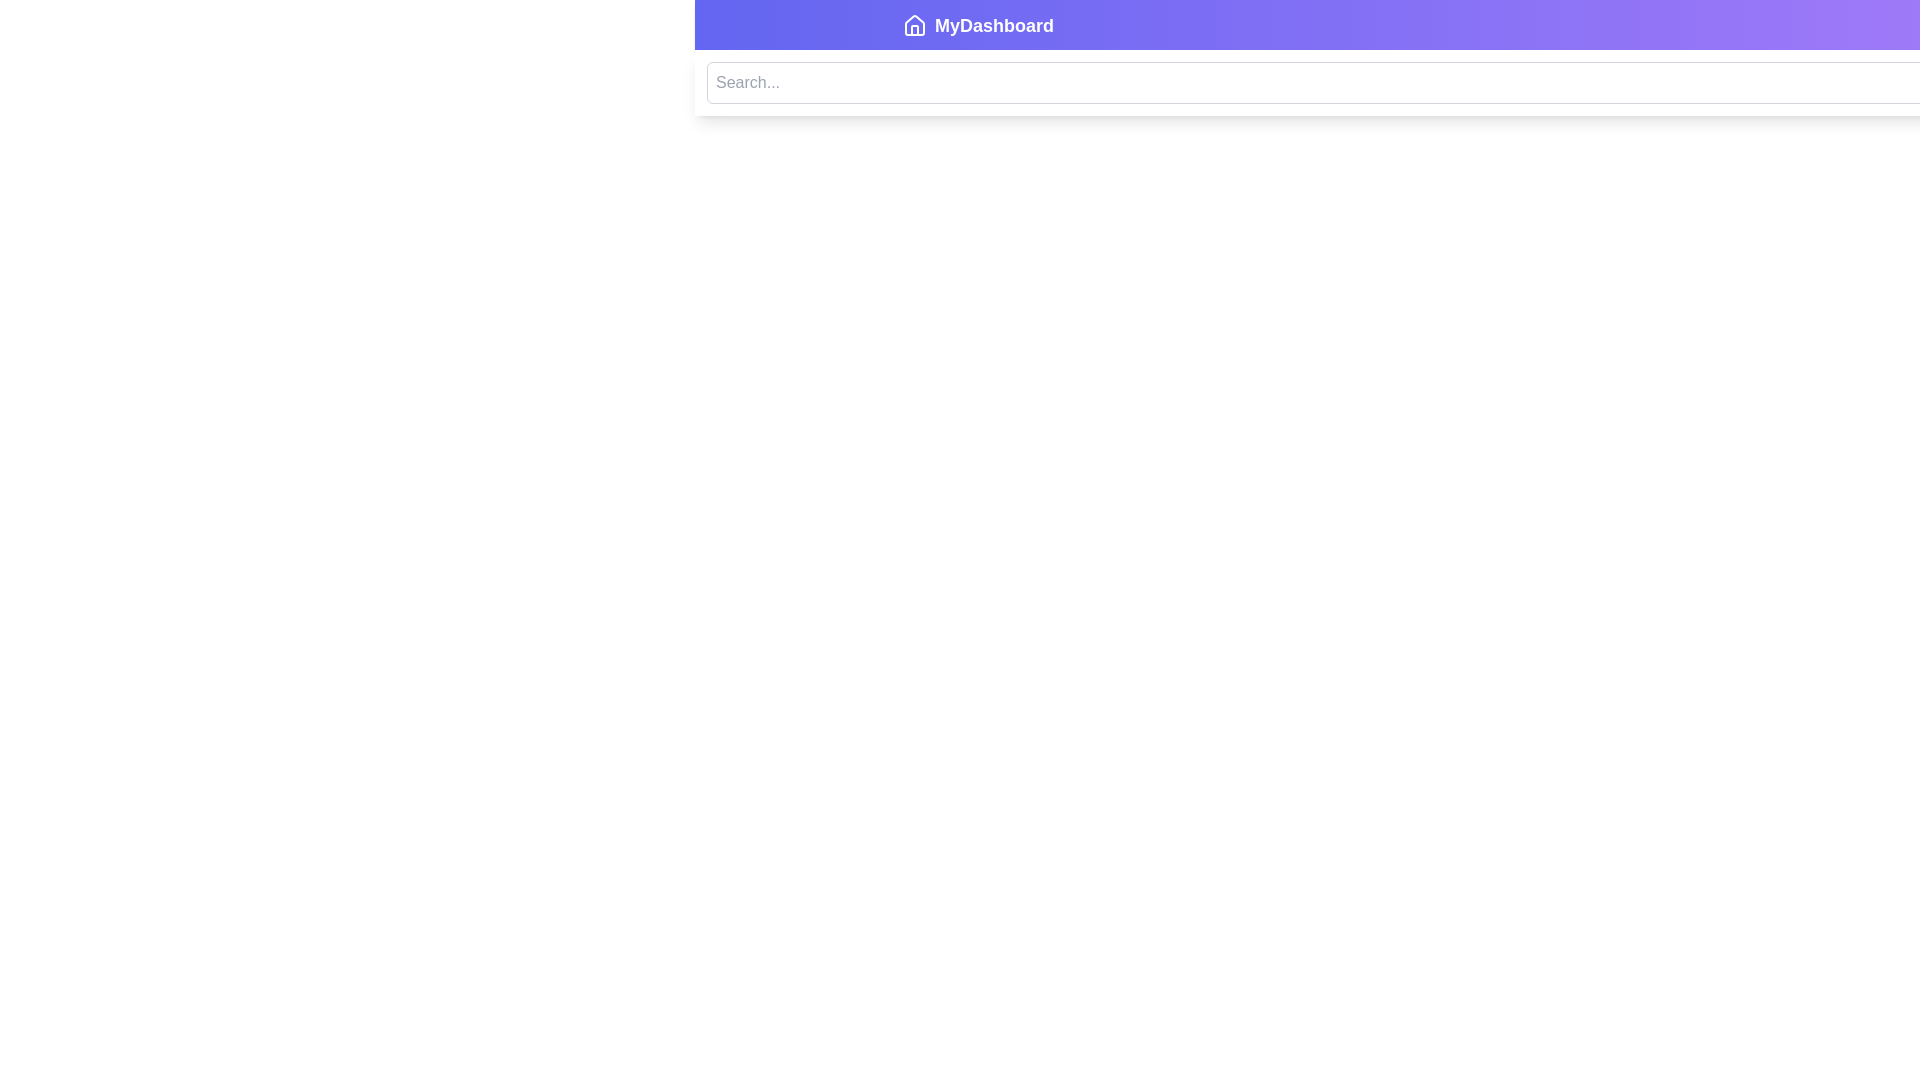 Image resolution: width=1920 pixels, height=1080 pixels. I want to click on the Label with Icon that features a house symbol and the text 'MyDashboard', which is styled in bold white font on a purple background, located in the top section of the interface, so click(978, 26).